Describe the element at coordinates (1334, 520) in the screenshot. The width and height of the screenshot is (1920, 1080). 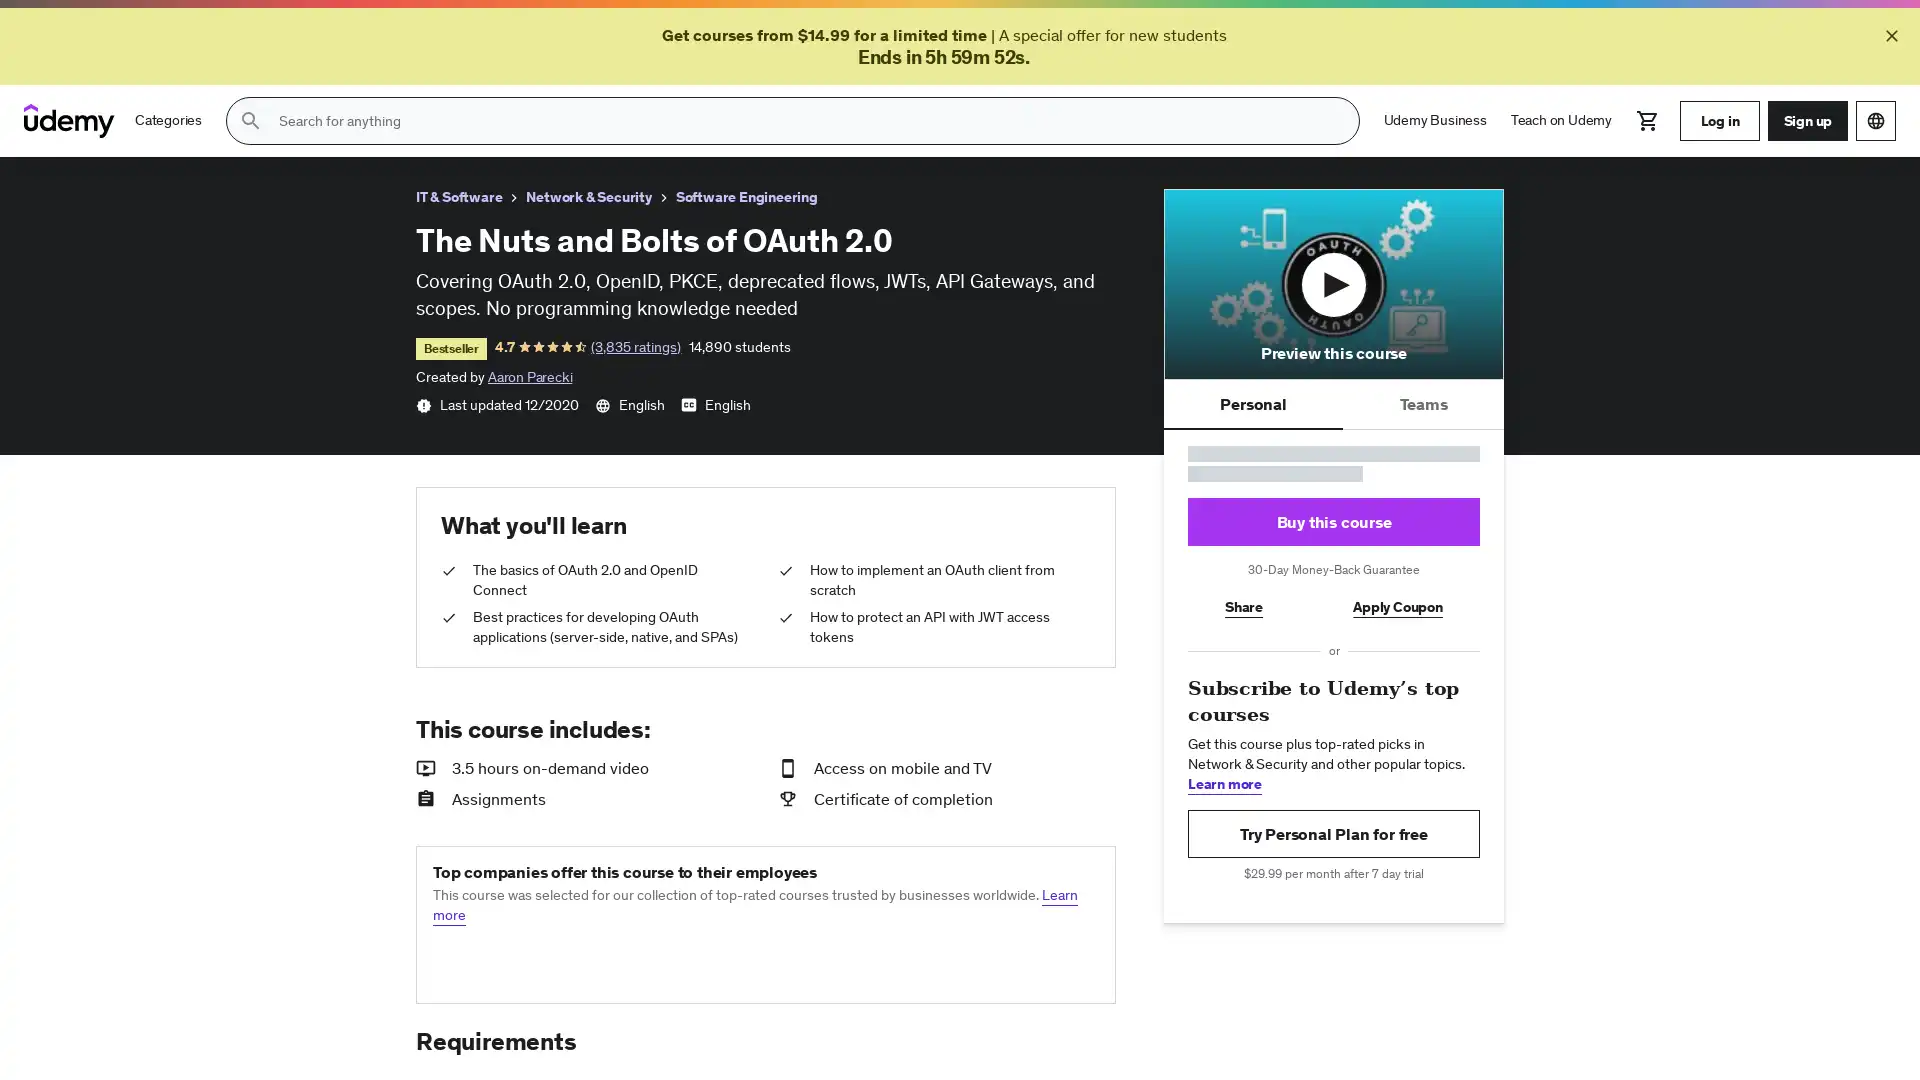
I see `Buy this course` at that location.